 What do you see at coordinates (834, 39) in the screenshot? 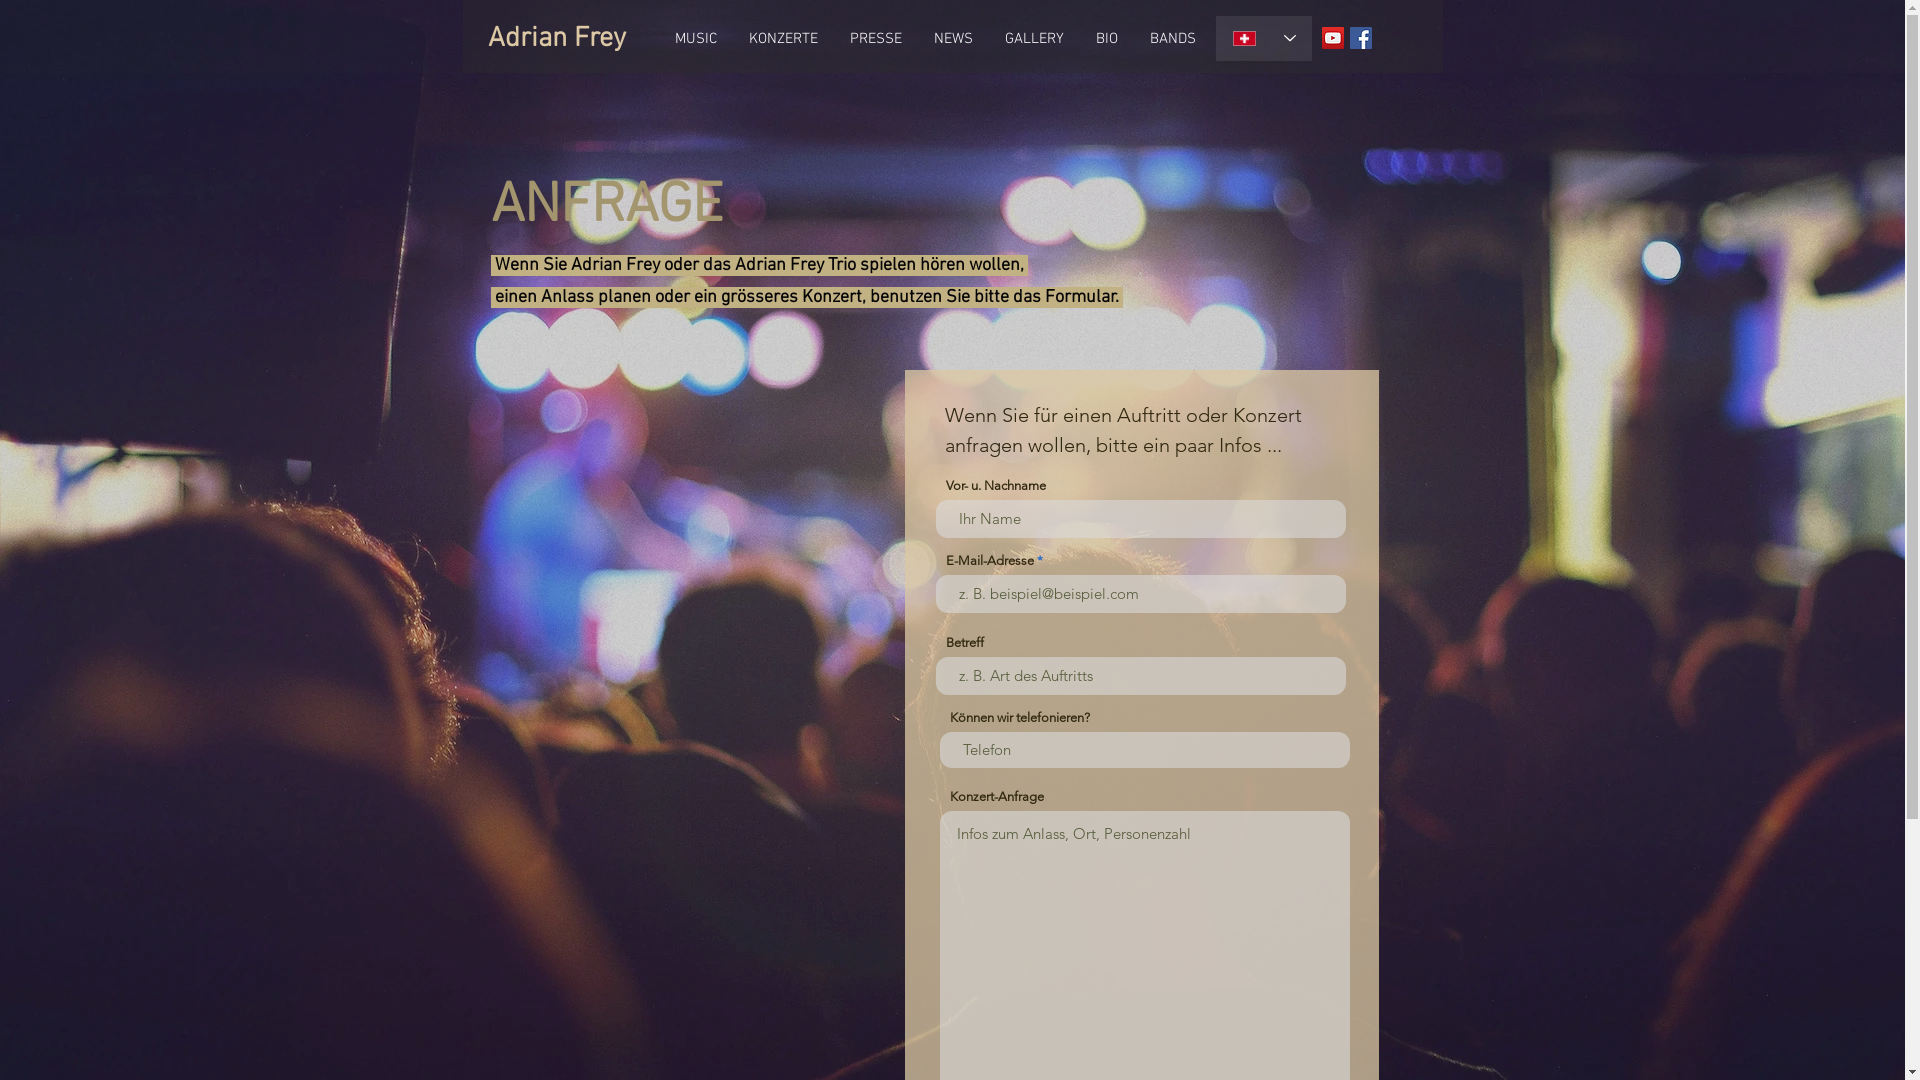
I see `'PRESSE'` at bounding box center [834, 39].